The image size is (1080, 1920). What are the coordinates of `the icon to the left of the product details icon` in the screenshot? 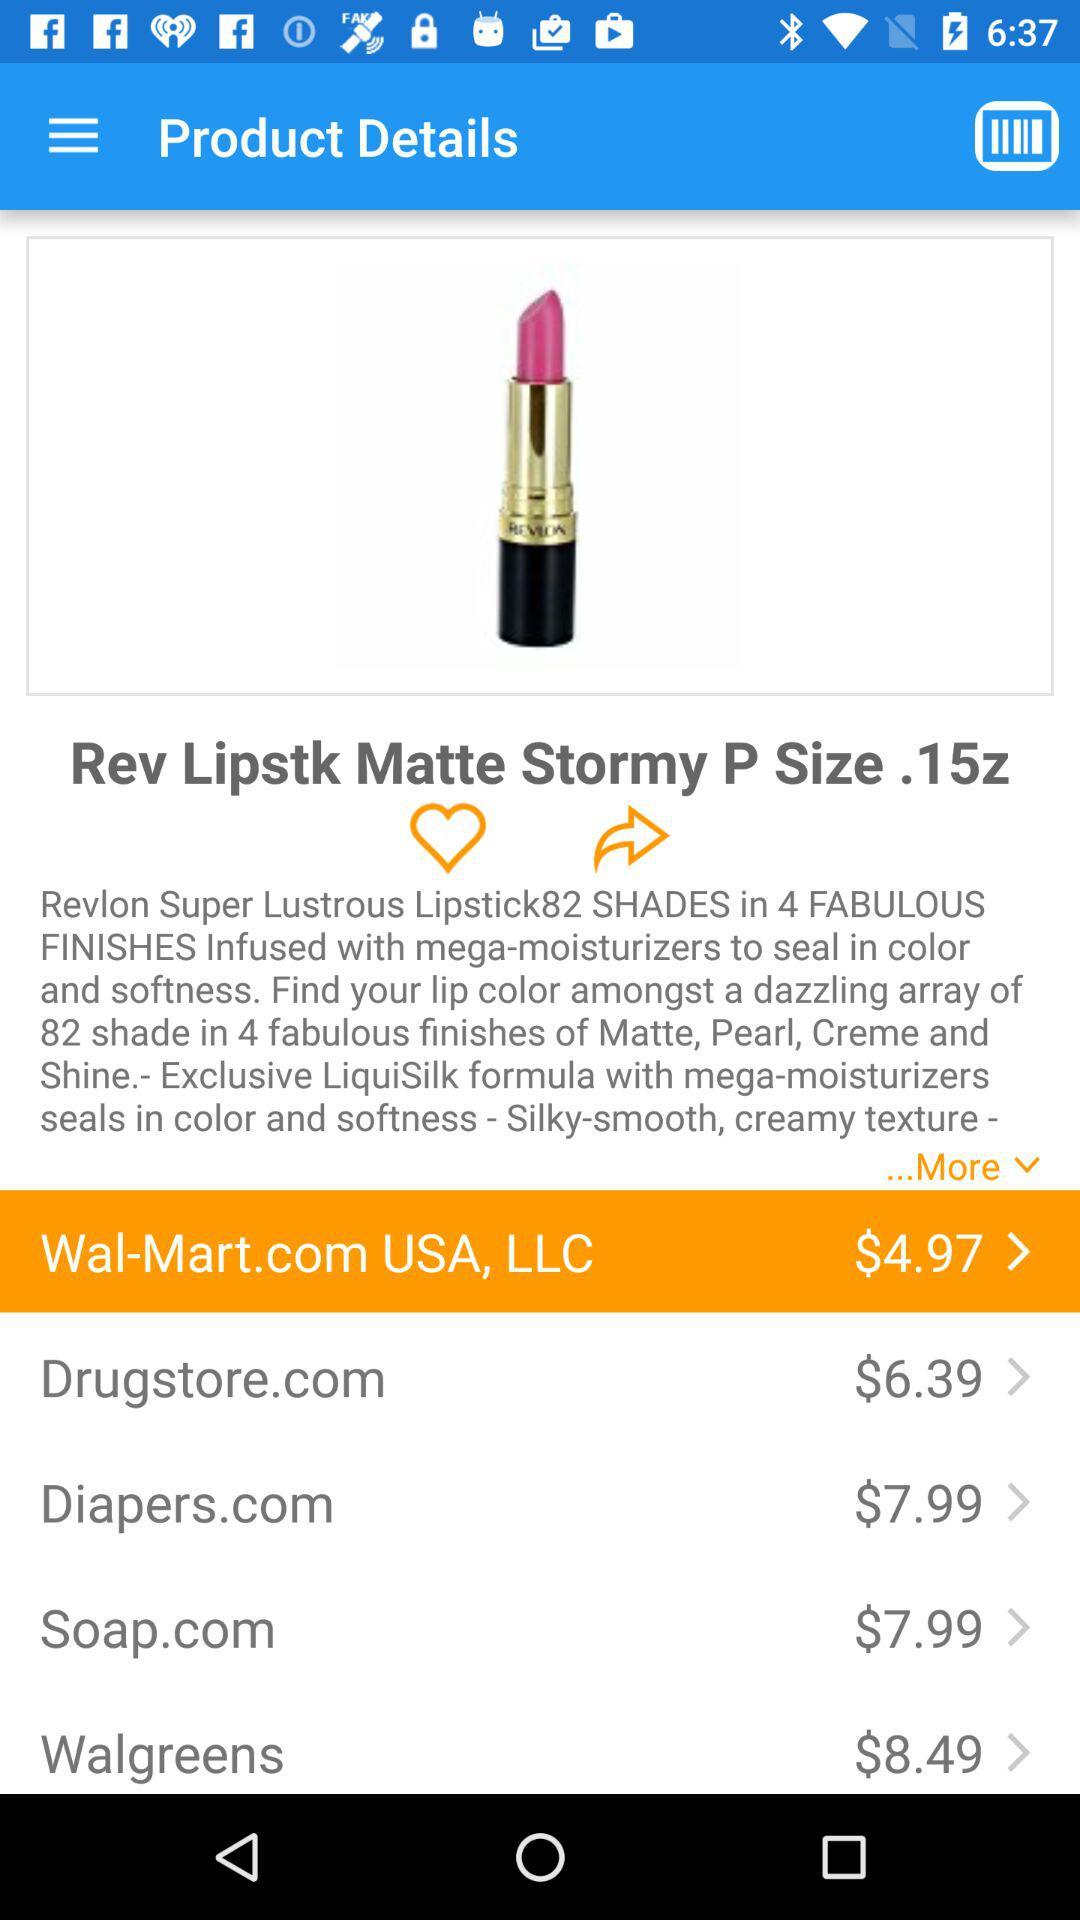 It's located at (72, 135).